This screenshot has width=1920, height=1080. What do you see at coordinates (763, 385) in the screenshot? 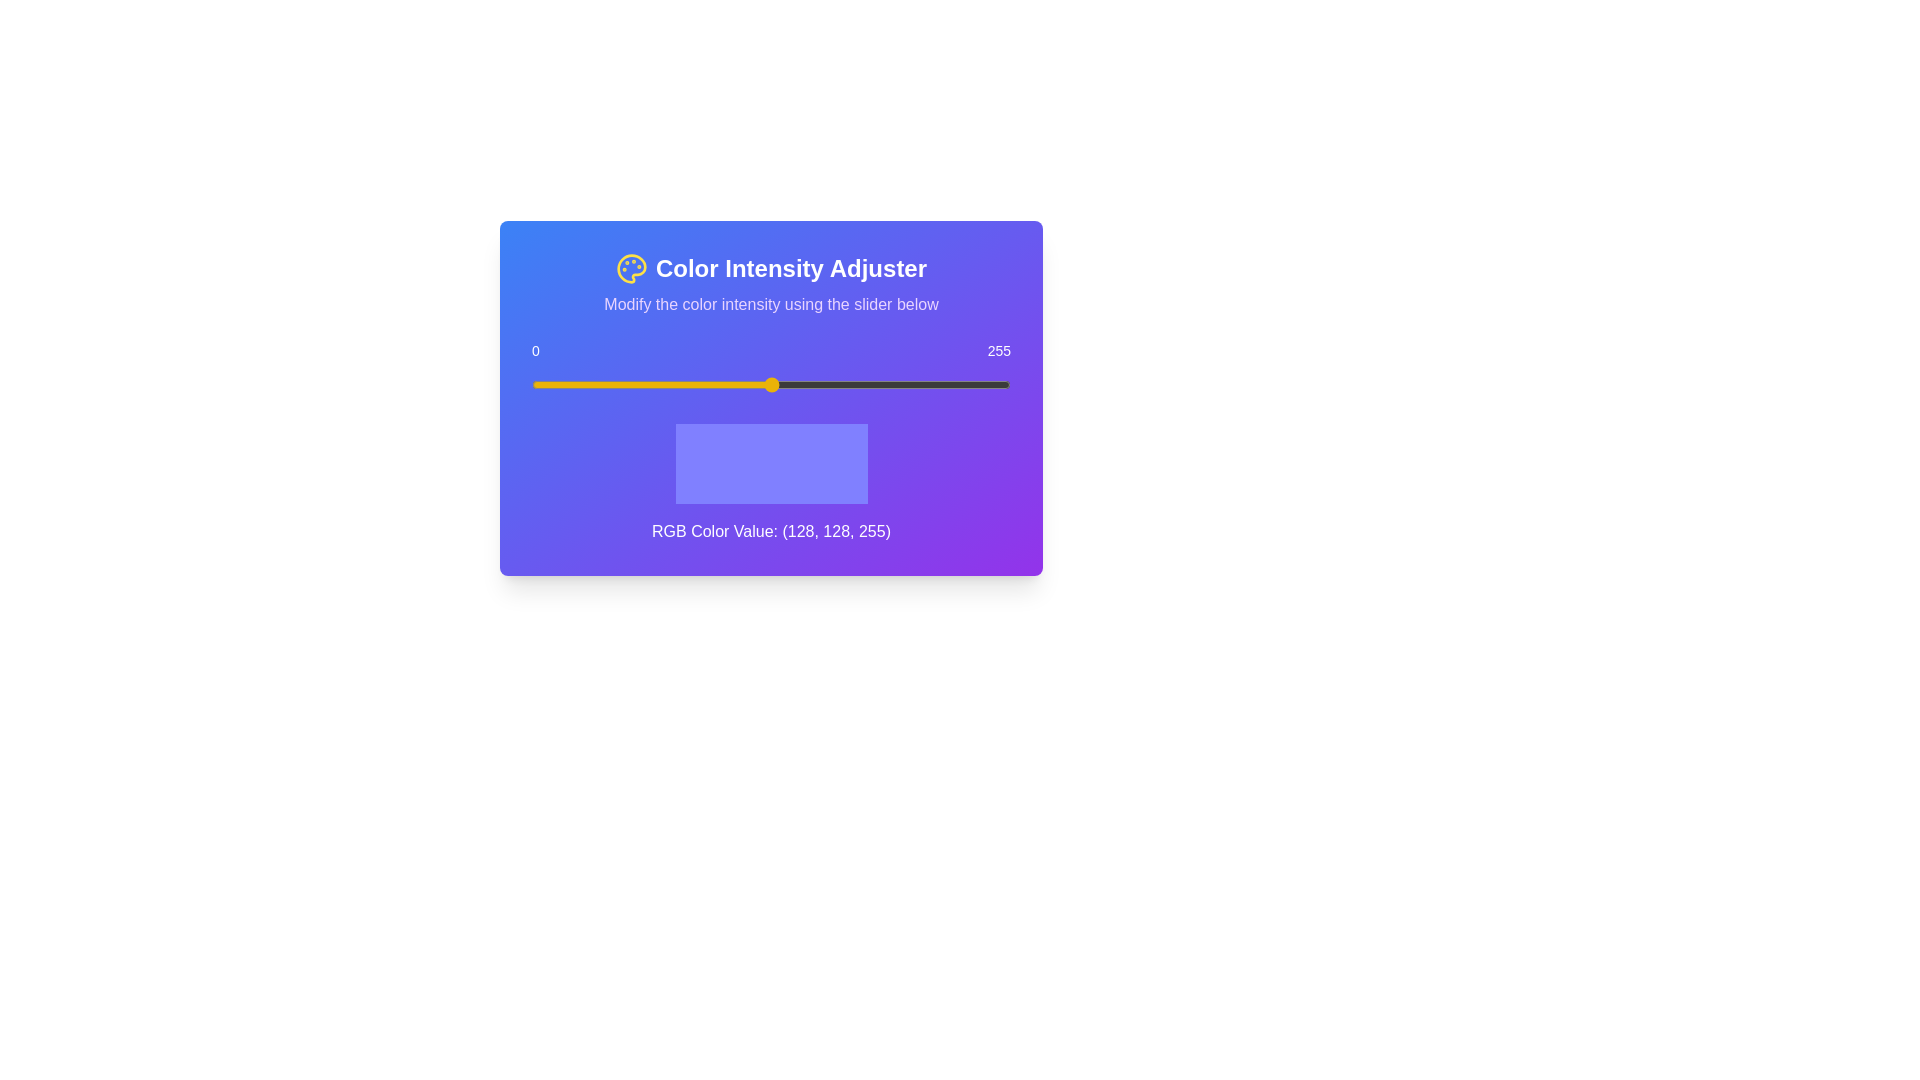
I see `the slider to set the color intensity to 124` at bounding box center [763, 385].